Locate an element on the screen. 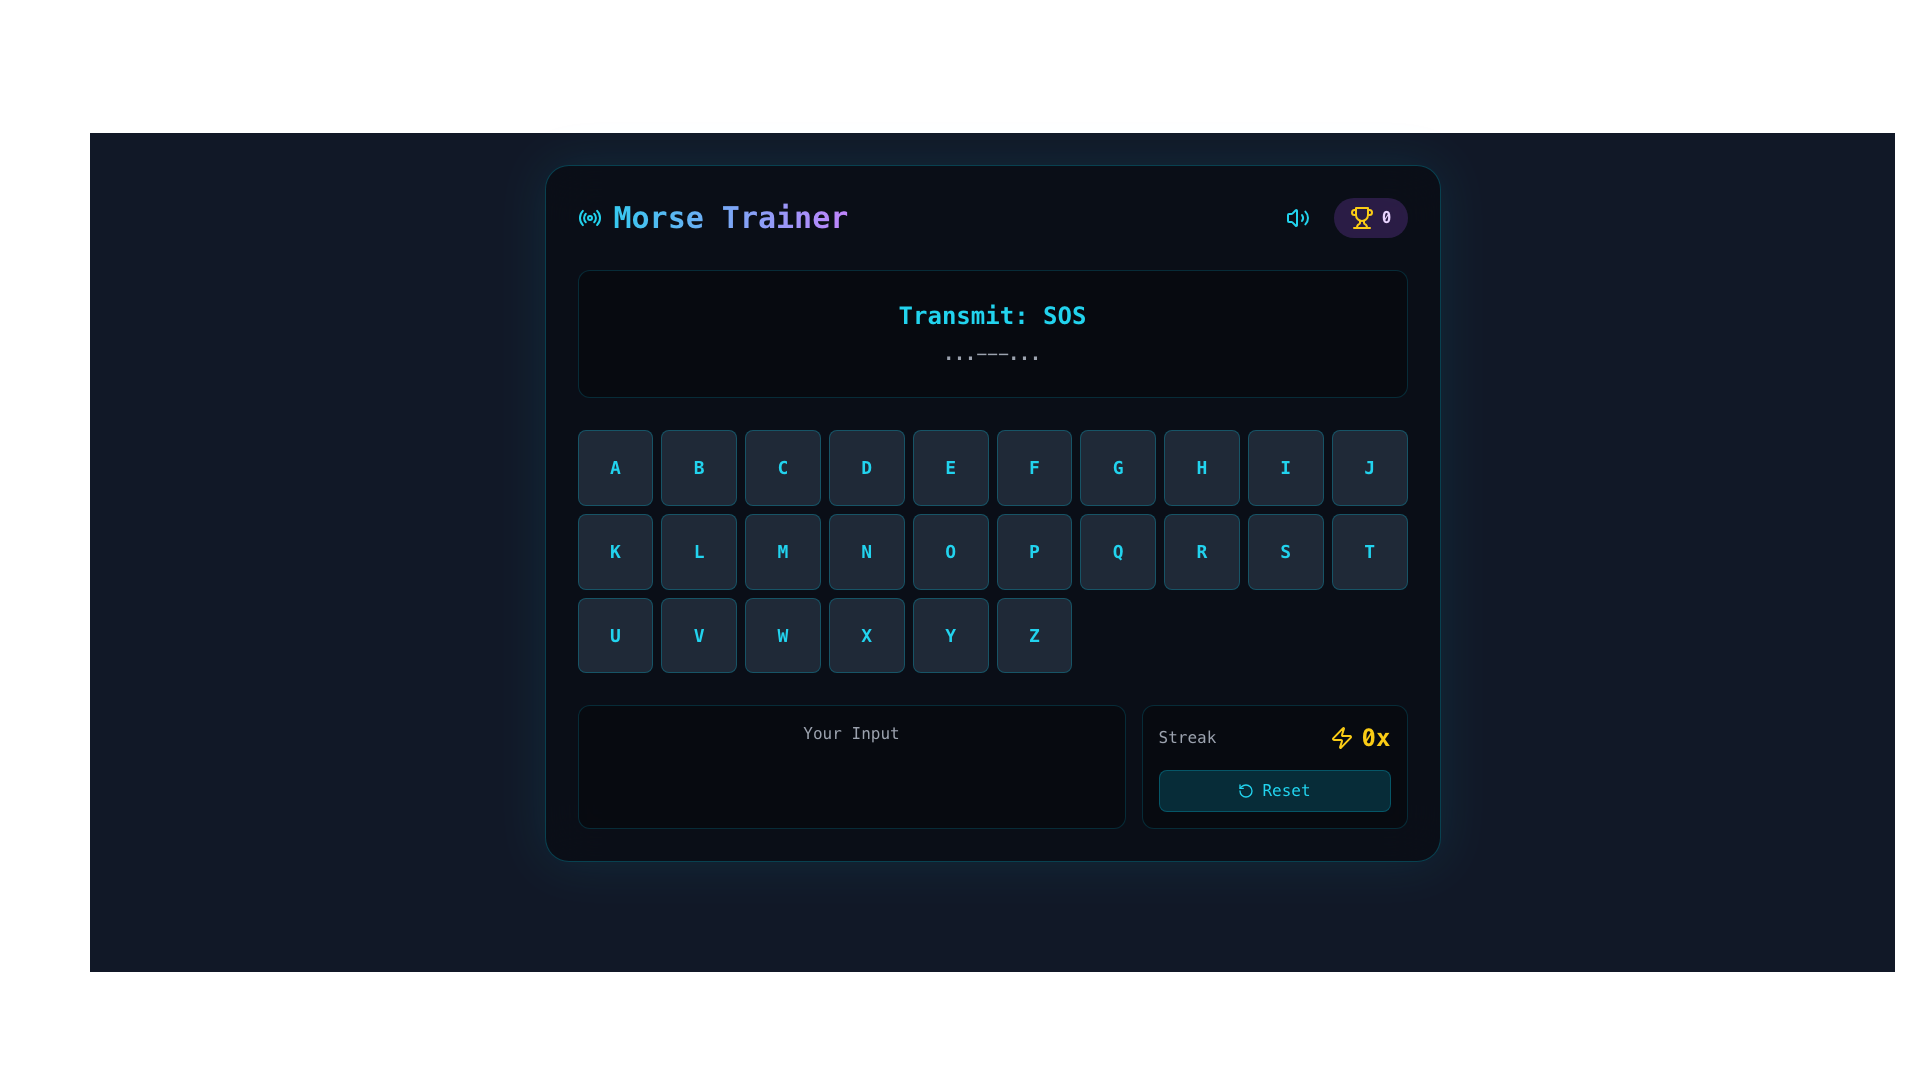 This screenshot has height=1080, width=1920. the cyan speaker icon button located in the top-right section of the interface is located at coordinates (1297, 218).